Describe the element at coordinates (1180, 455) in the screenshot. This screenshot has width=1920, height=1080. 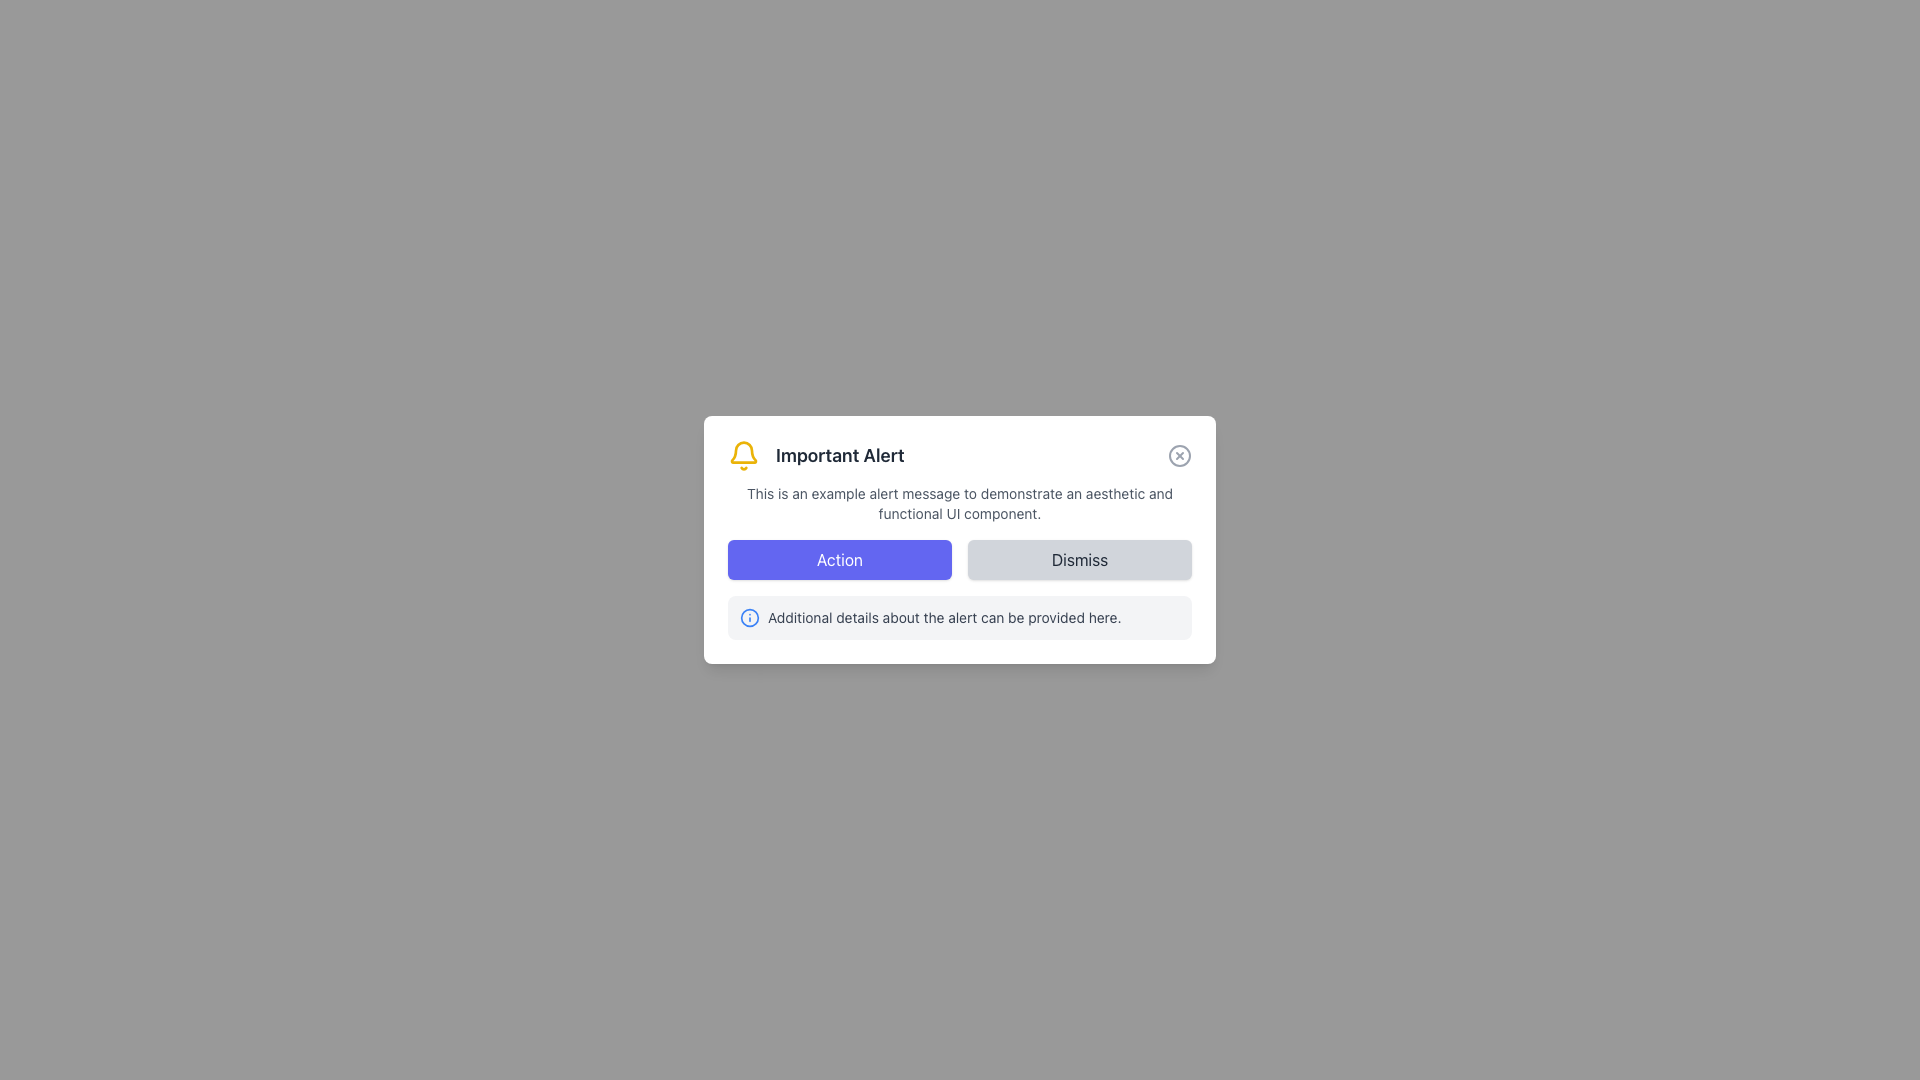
I see `the circular dismiss button located in the top-right corner of the alert modal, which is part of the 'circle-x' icon` at that location.